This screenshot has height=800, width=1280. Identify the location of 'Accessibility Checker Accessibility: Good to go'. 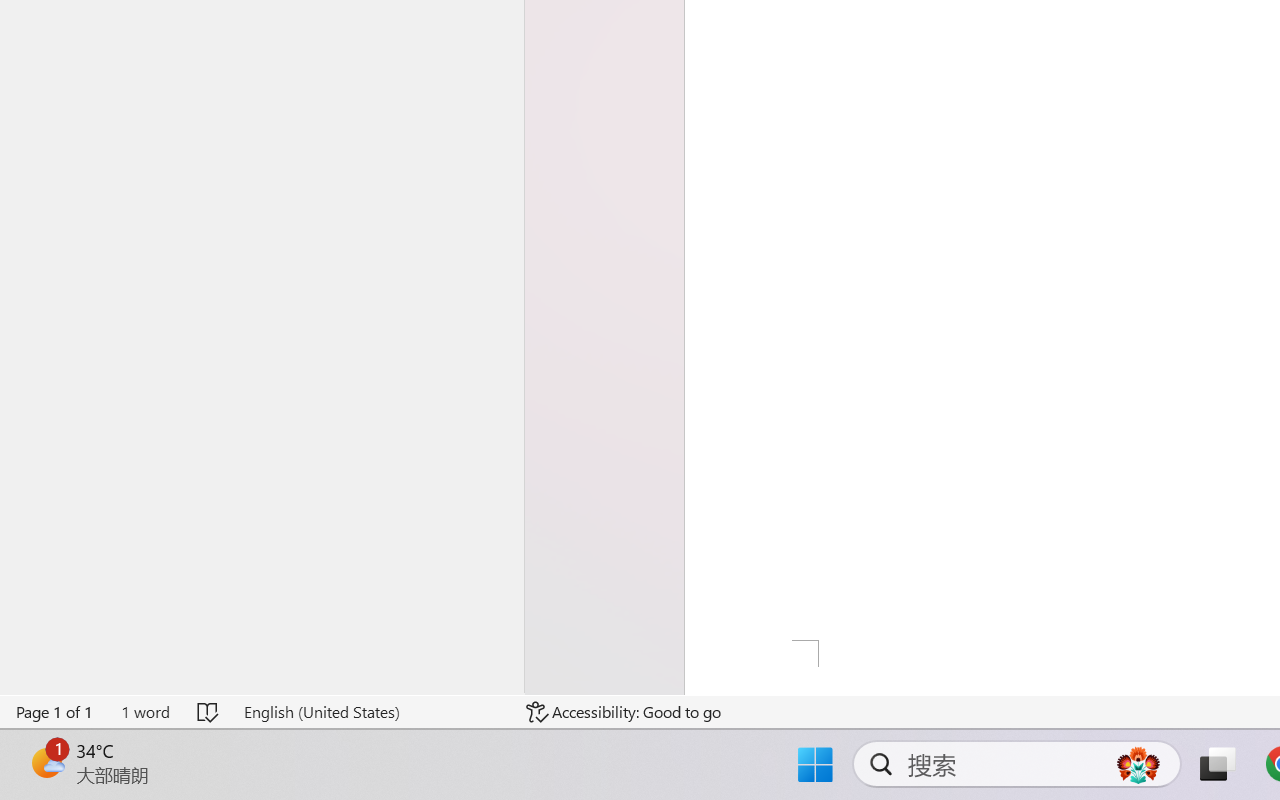
(623, 711).